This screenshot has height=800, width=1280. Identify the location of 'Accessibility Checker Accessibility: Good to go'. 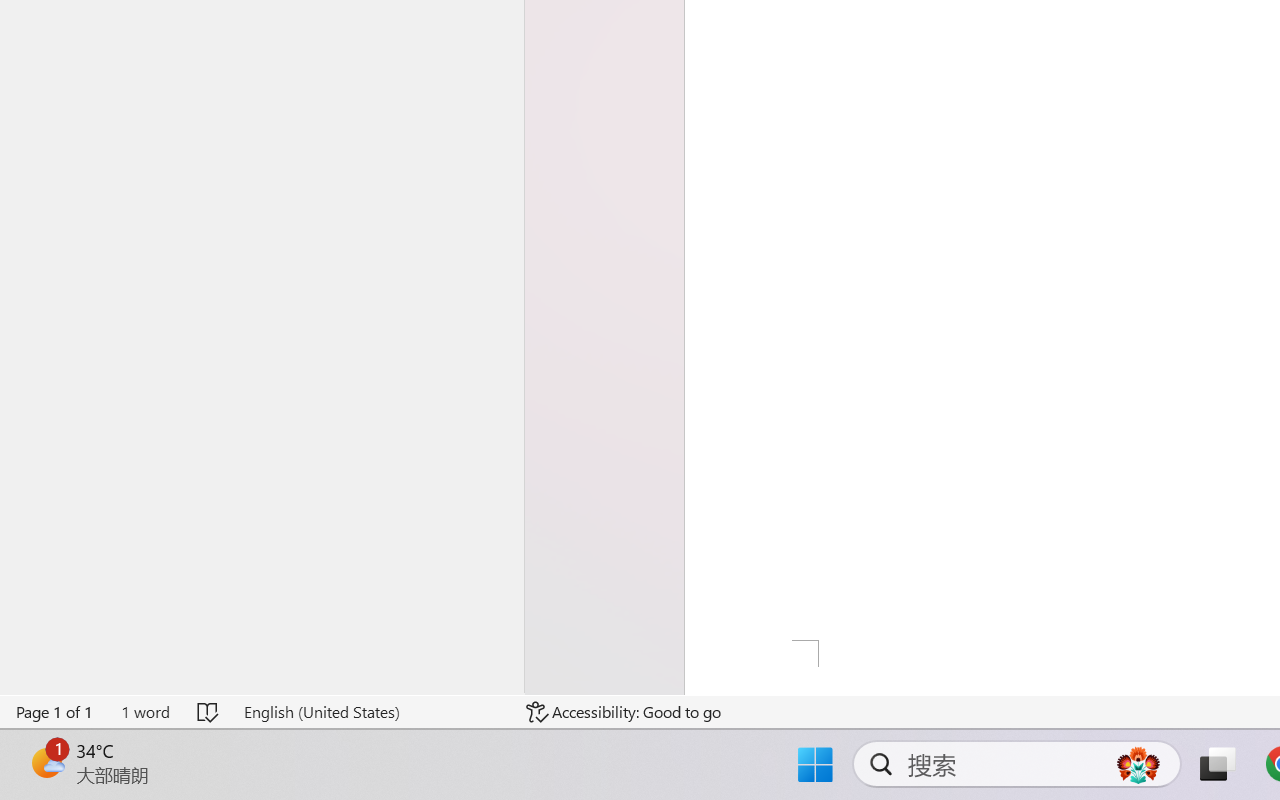
(623, 711).